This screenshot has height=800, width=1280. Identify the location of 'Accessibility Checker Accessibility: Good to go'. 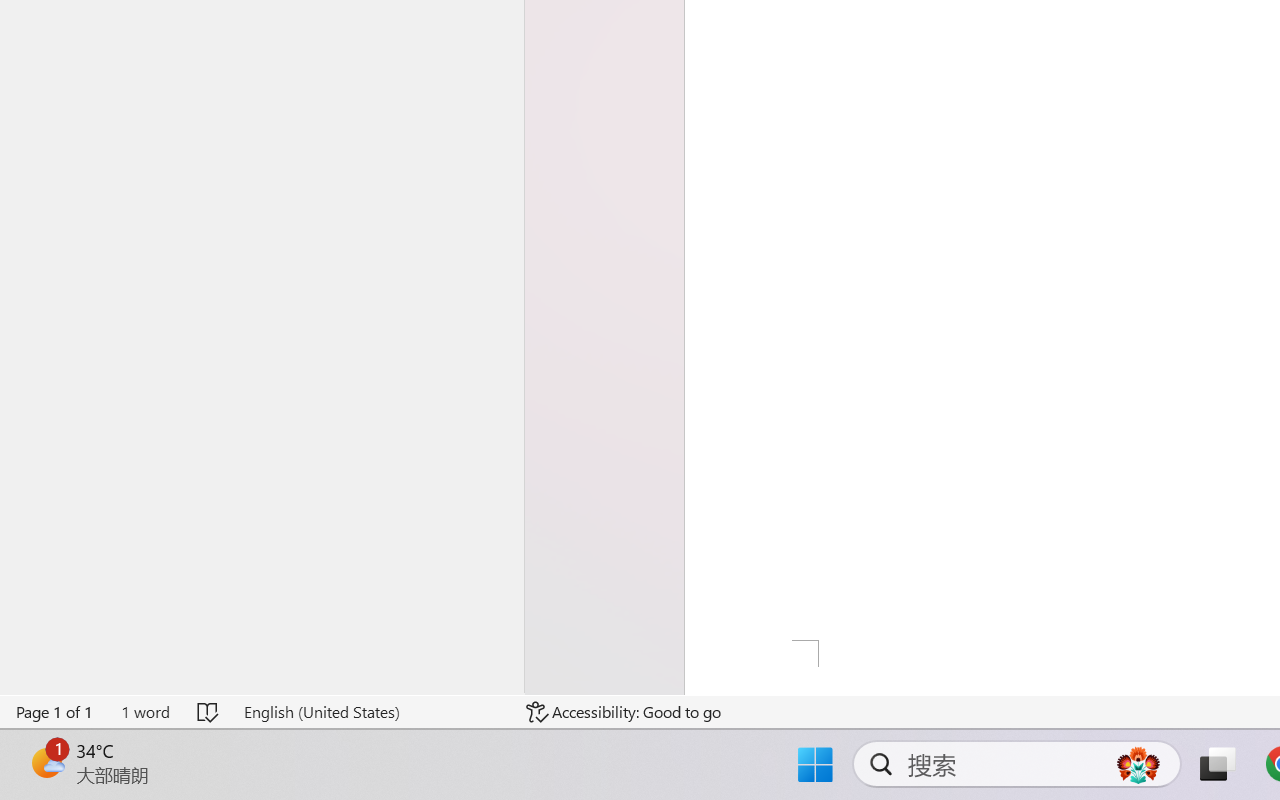
(623, 711).